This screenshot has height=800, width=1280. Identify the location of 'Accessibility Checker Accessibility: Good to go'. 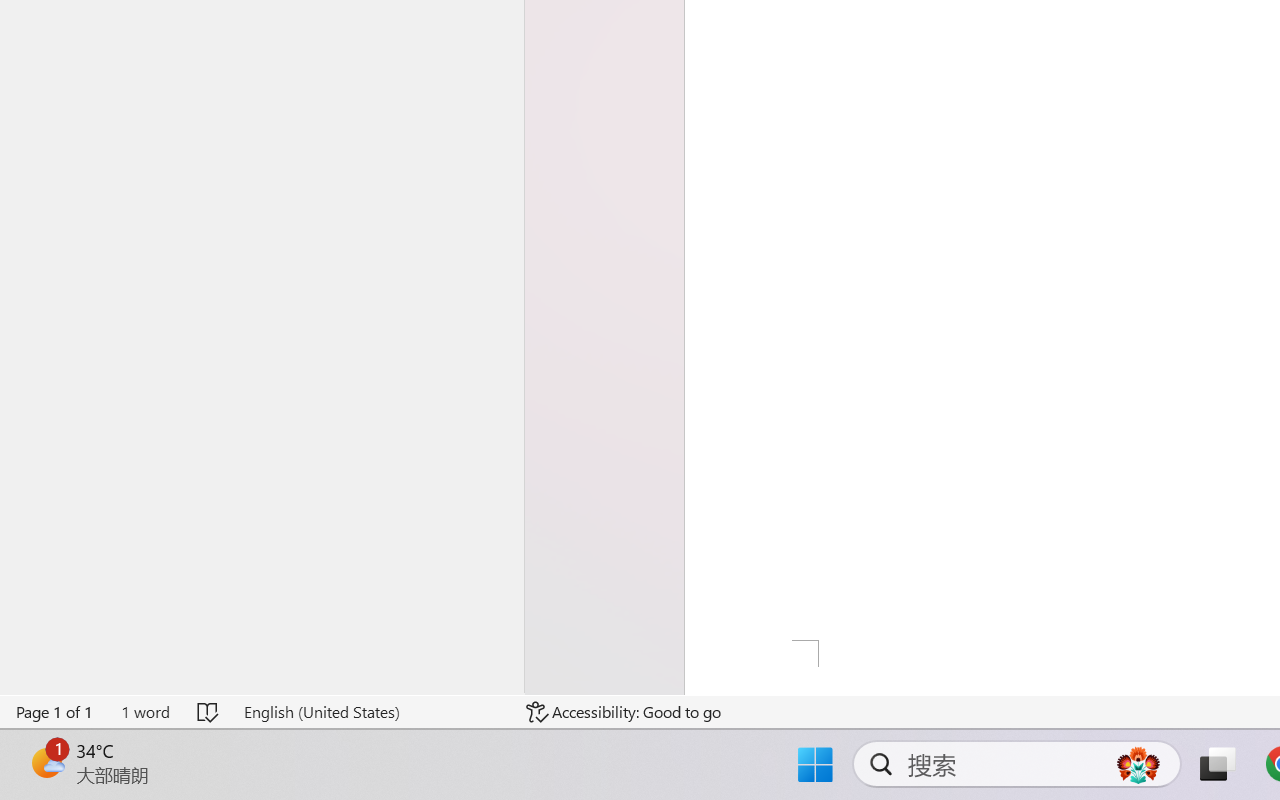
(623, 711).